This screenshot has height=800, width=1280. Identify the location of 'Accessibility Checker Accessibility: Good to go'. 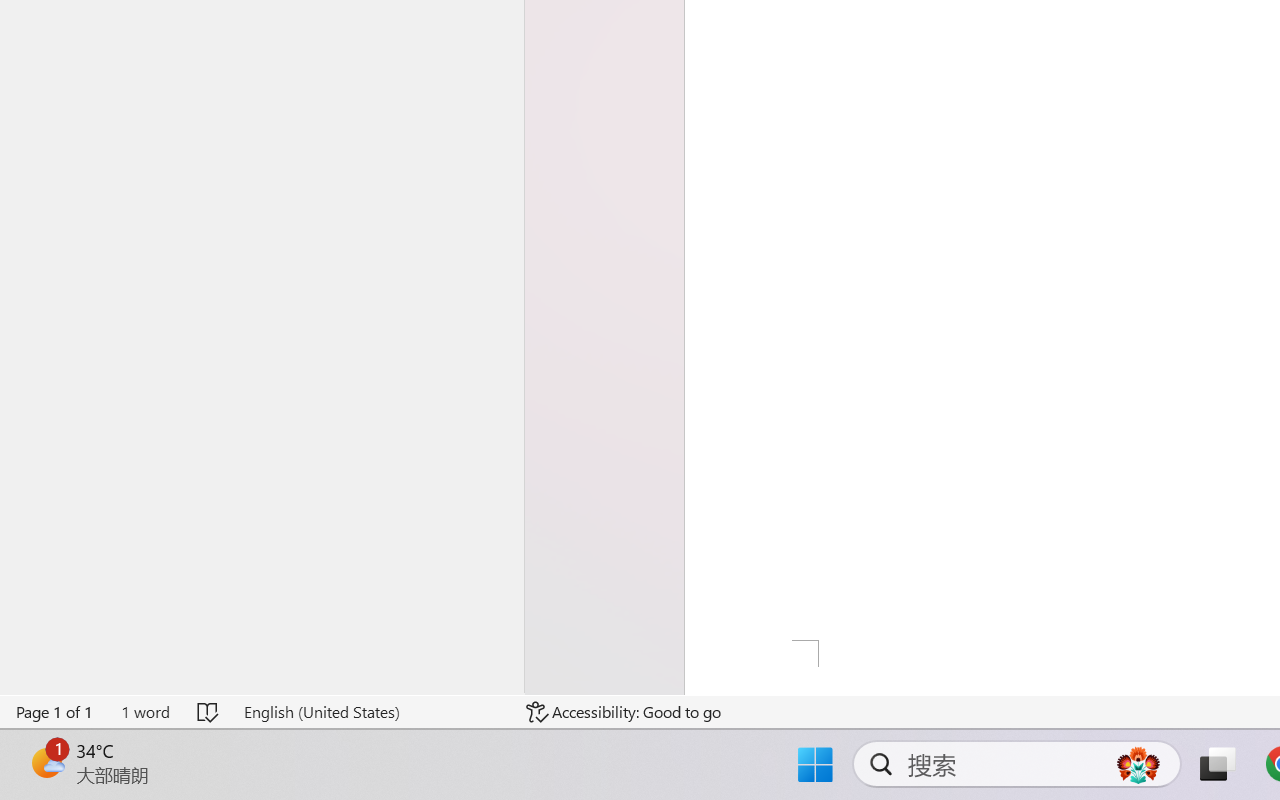
(623, 711).